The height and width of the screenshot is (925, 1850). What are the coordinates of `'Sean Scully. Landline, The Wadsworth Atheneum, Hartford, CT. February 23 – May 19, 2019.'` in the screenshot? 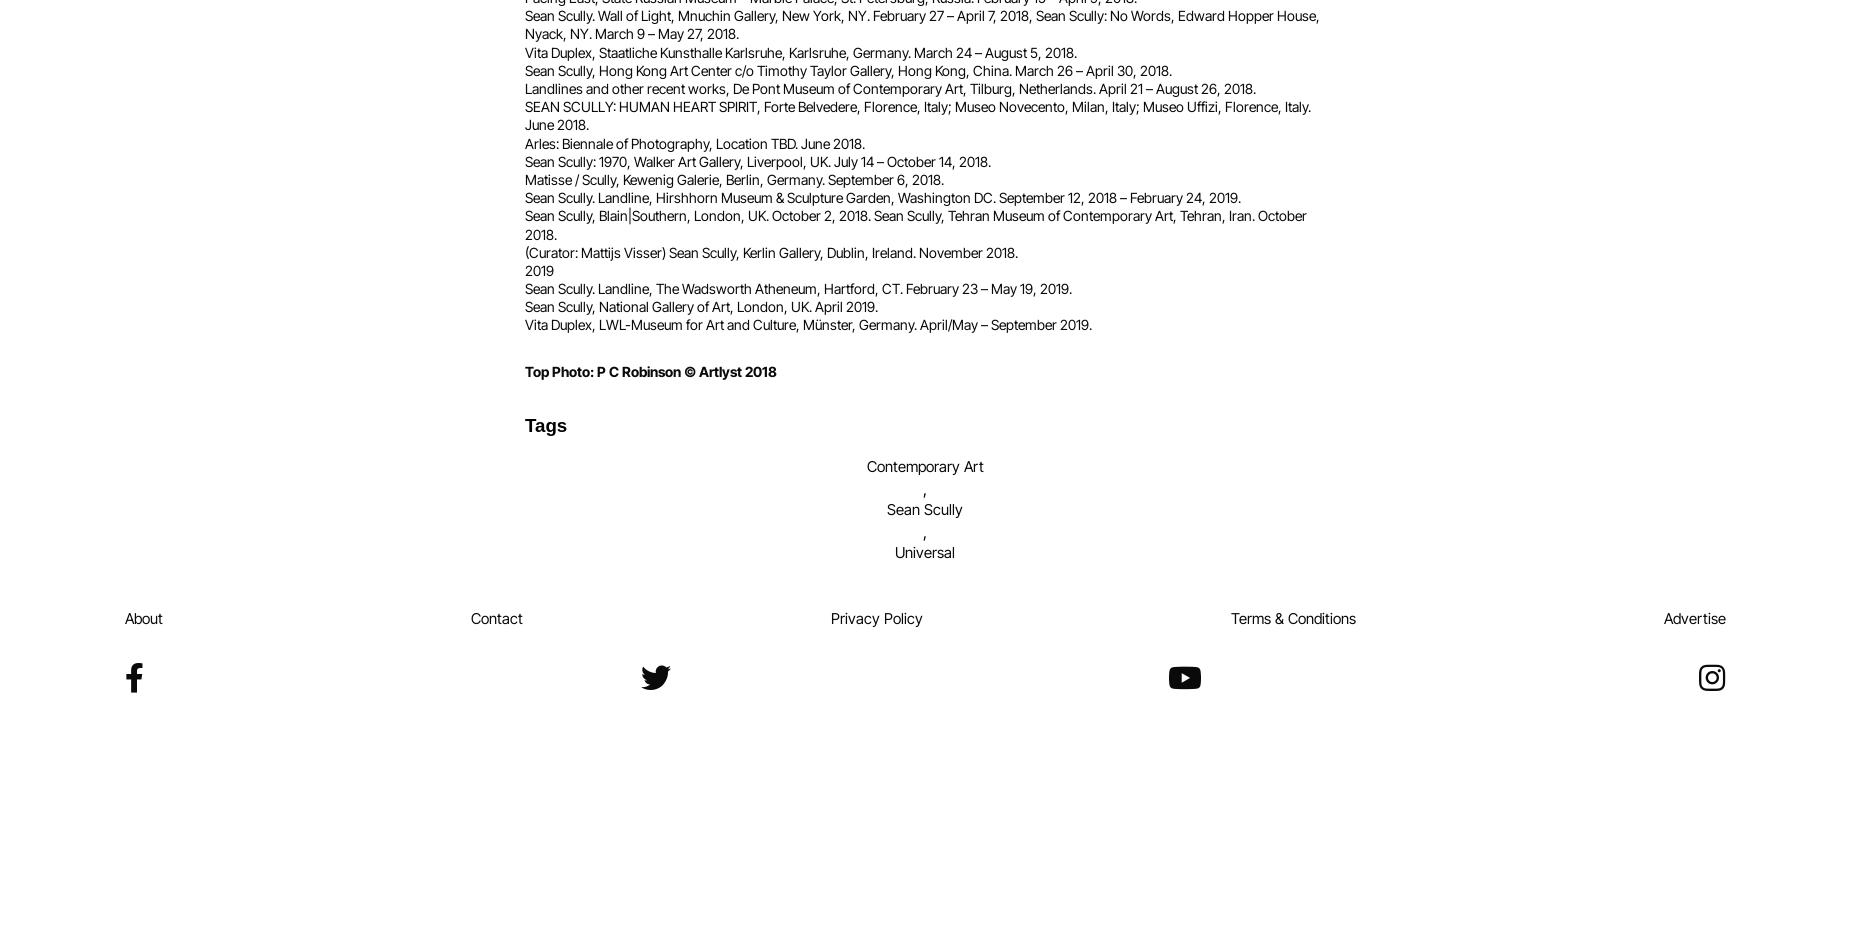 It's located at (525, 287).